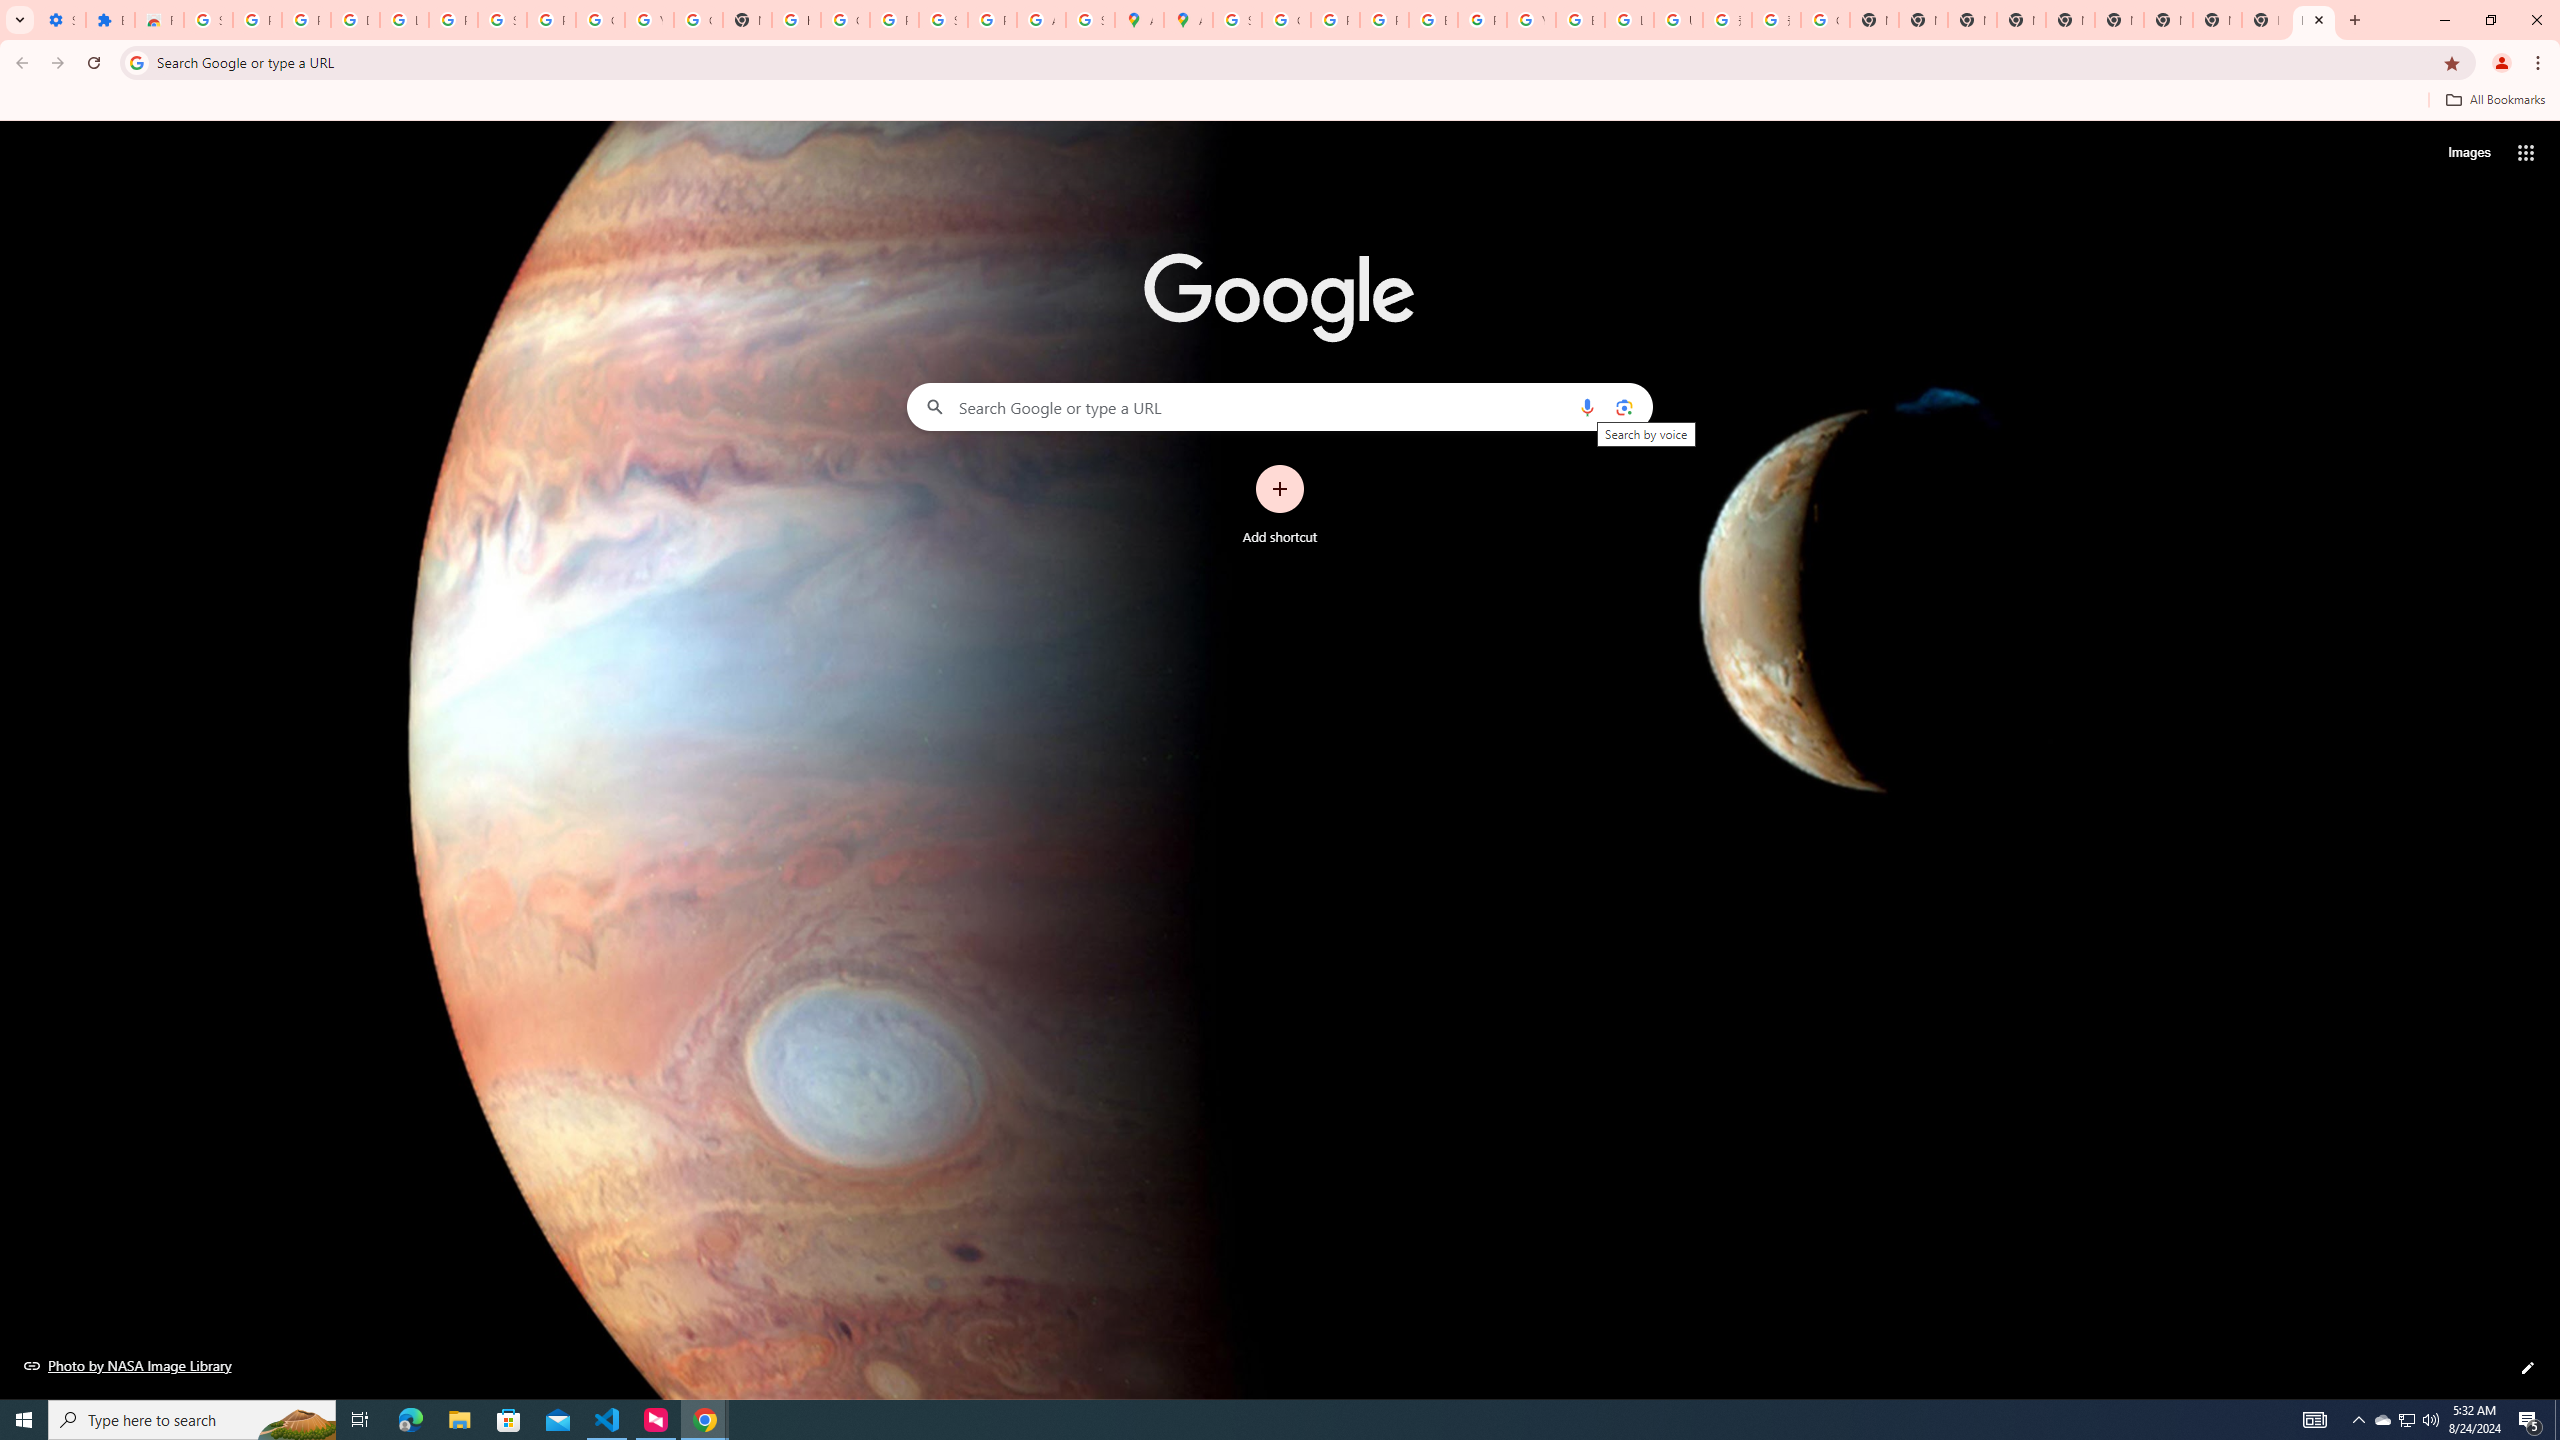  Describe the element at coordinates (1336, 19) in the screenshot. I see `'Privacy Help Center - Policies Help'` at that location.